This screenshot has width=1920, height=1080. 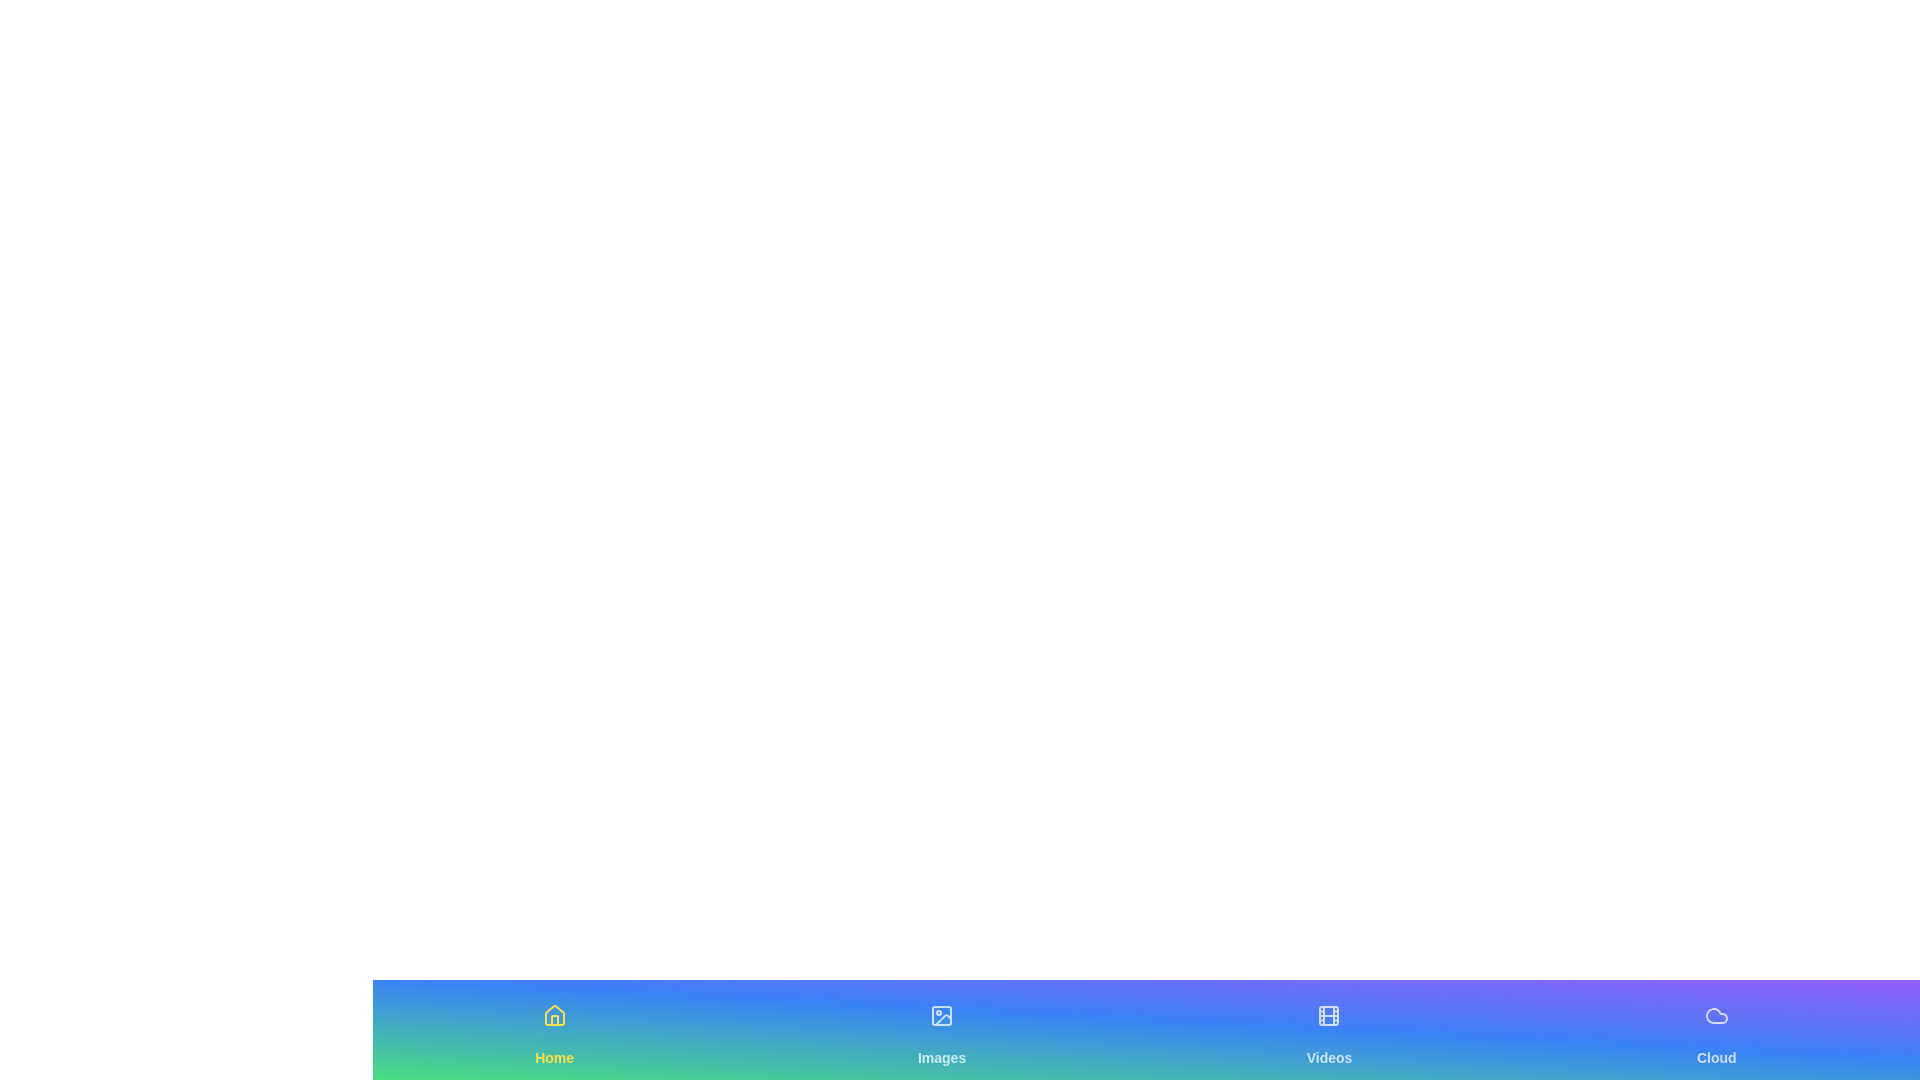 I want to click on the tab labeled Cloud to observe its hover effect, so click(x=1715, y=1029).